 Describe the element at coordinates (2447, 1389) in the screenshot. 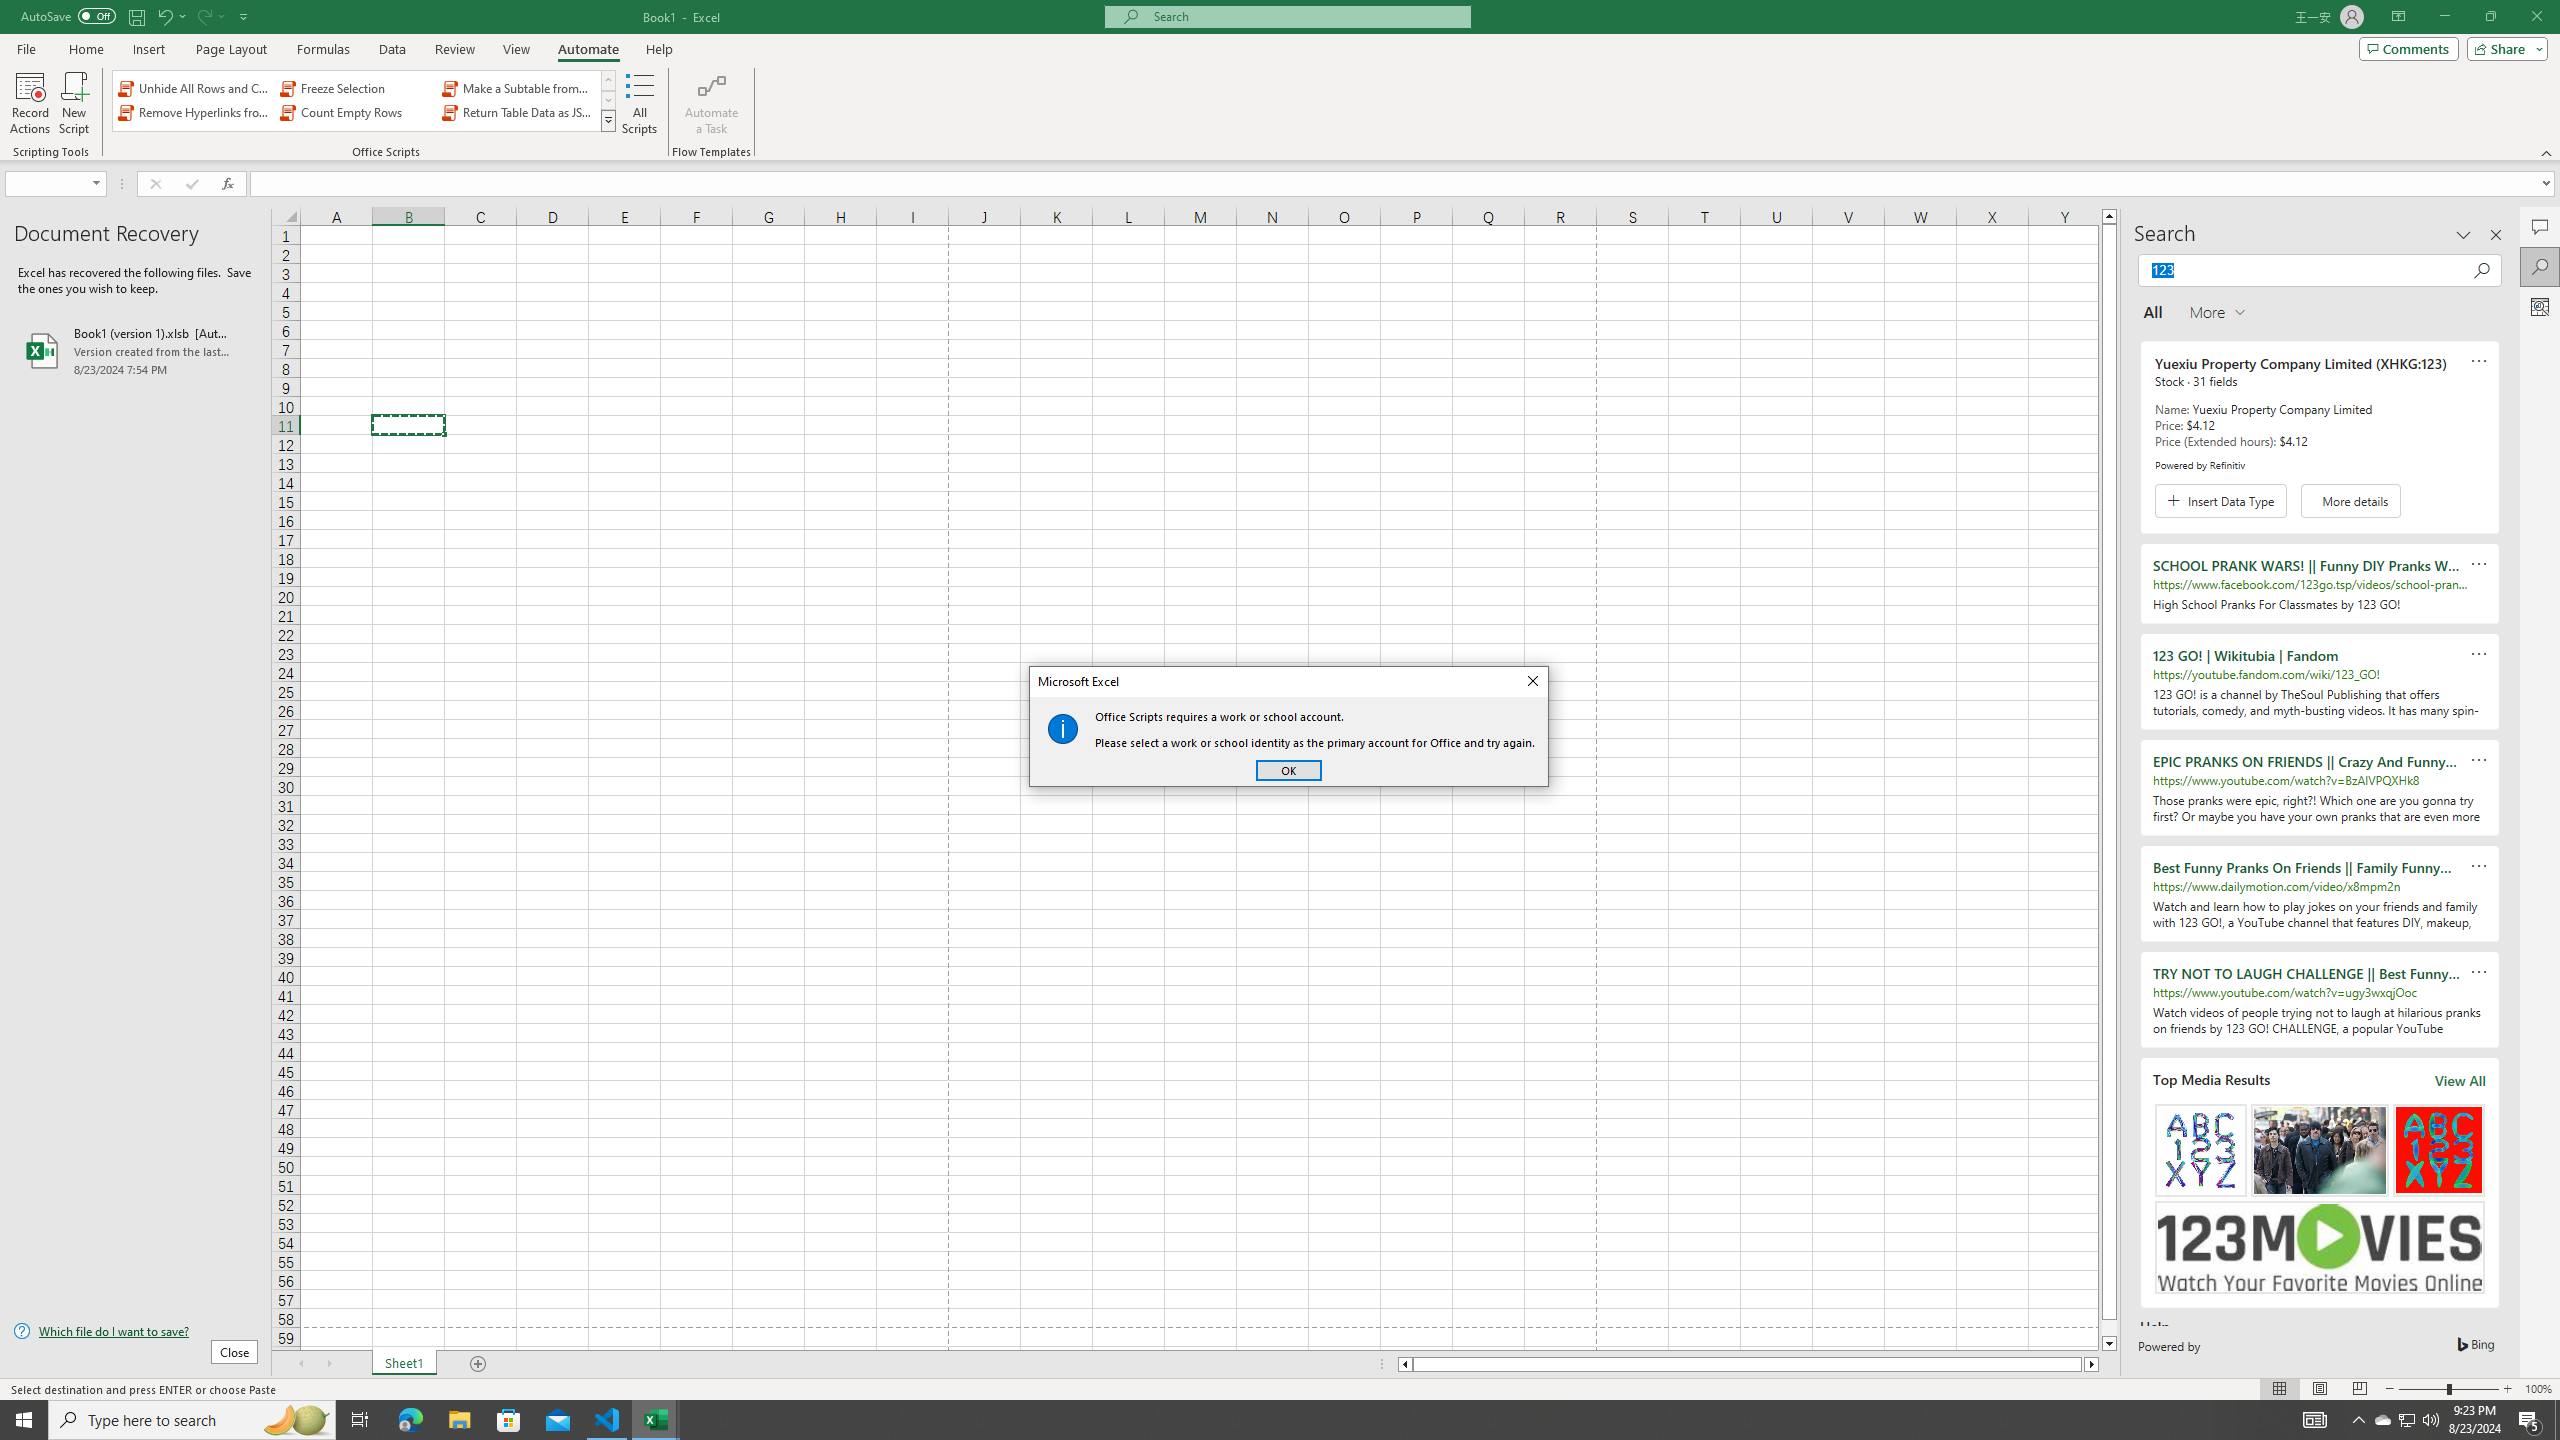

I see `'Zoom'` at that location.